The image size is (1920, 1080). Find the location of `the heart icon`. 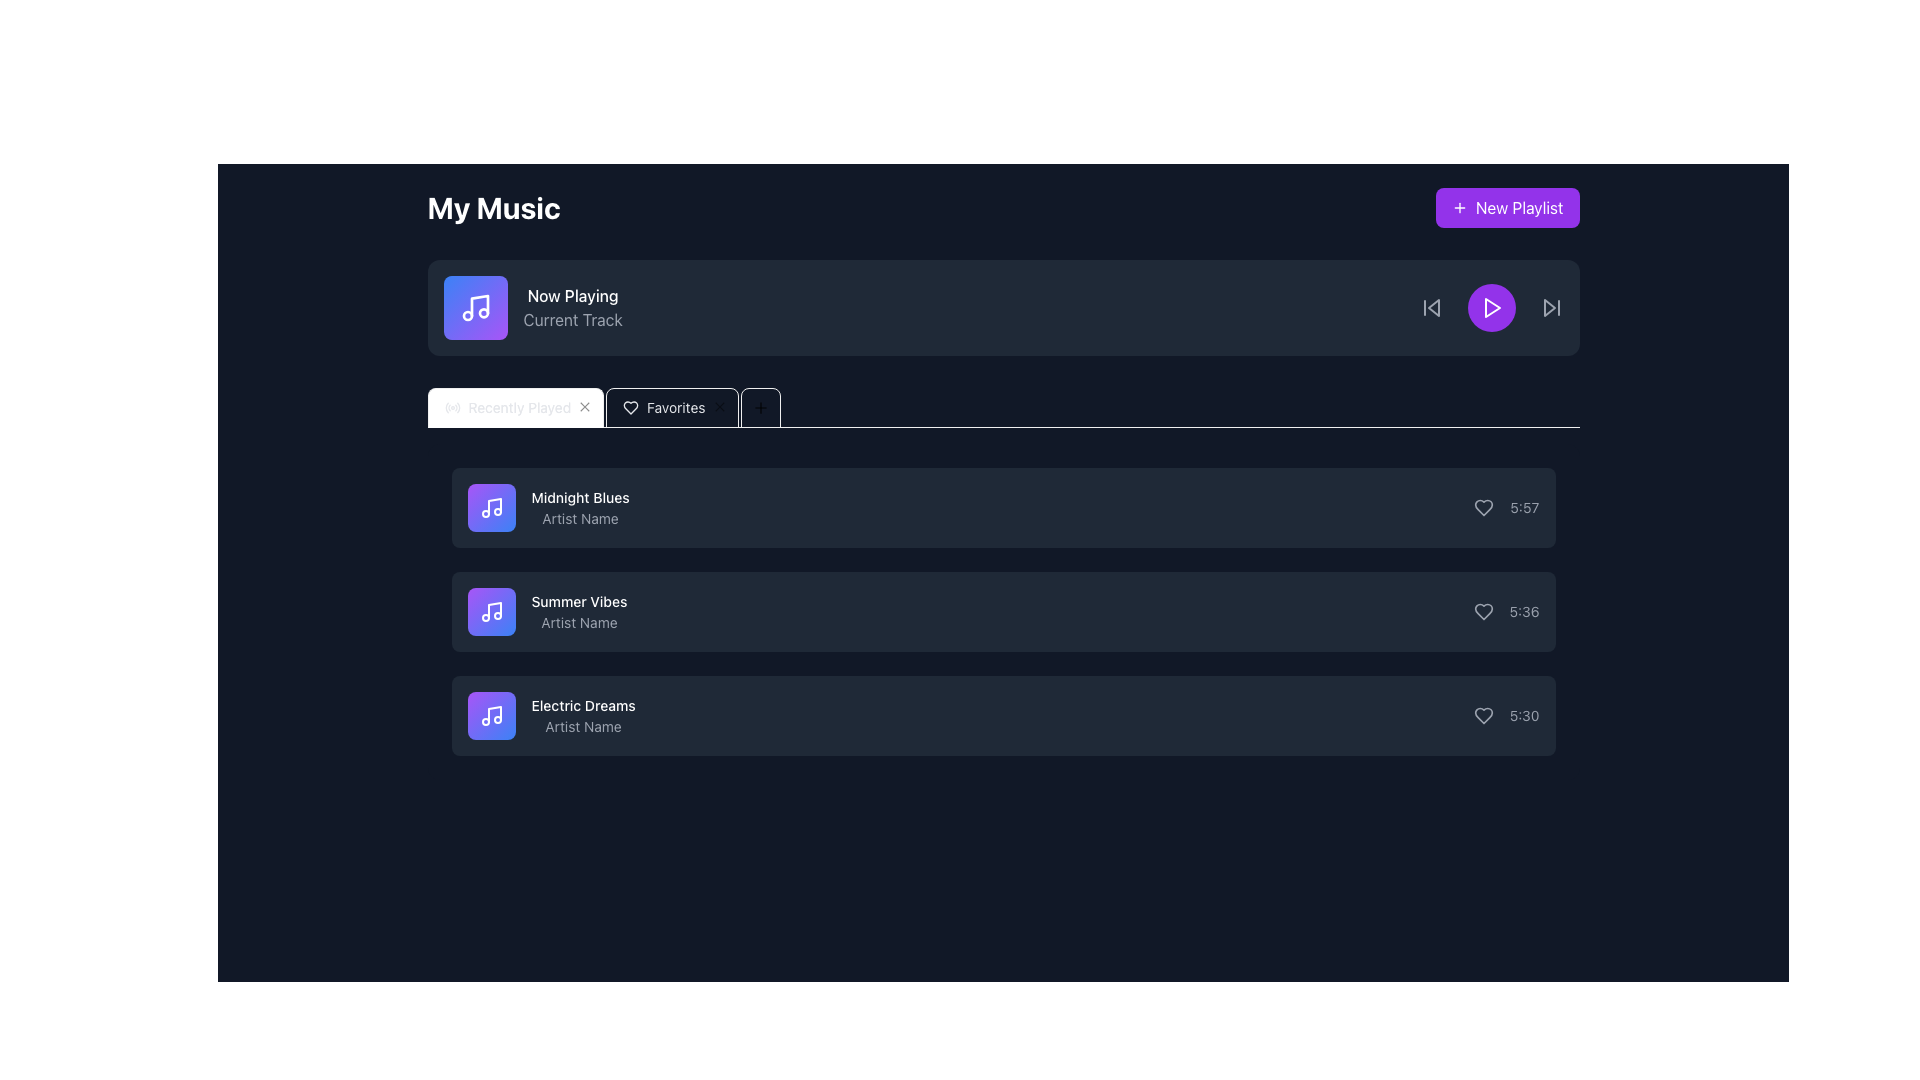

the heart icon is located at coordinates (1484, 507).